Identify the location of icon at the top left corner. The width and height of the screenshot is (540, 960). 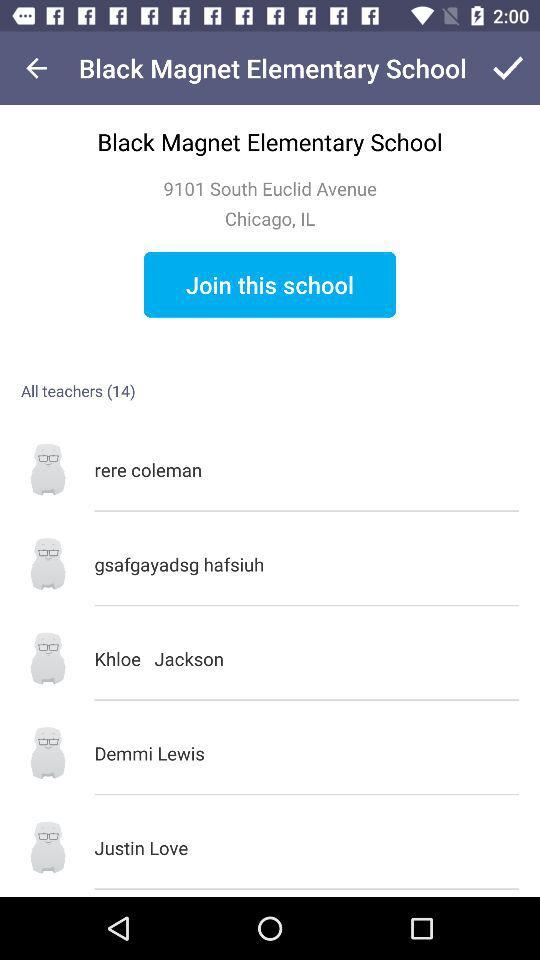
(36, 68).